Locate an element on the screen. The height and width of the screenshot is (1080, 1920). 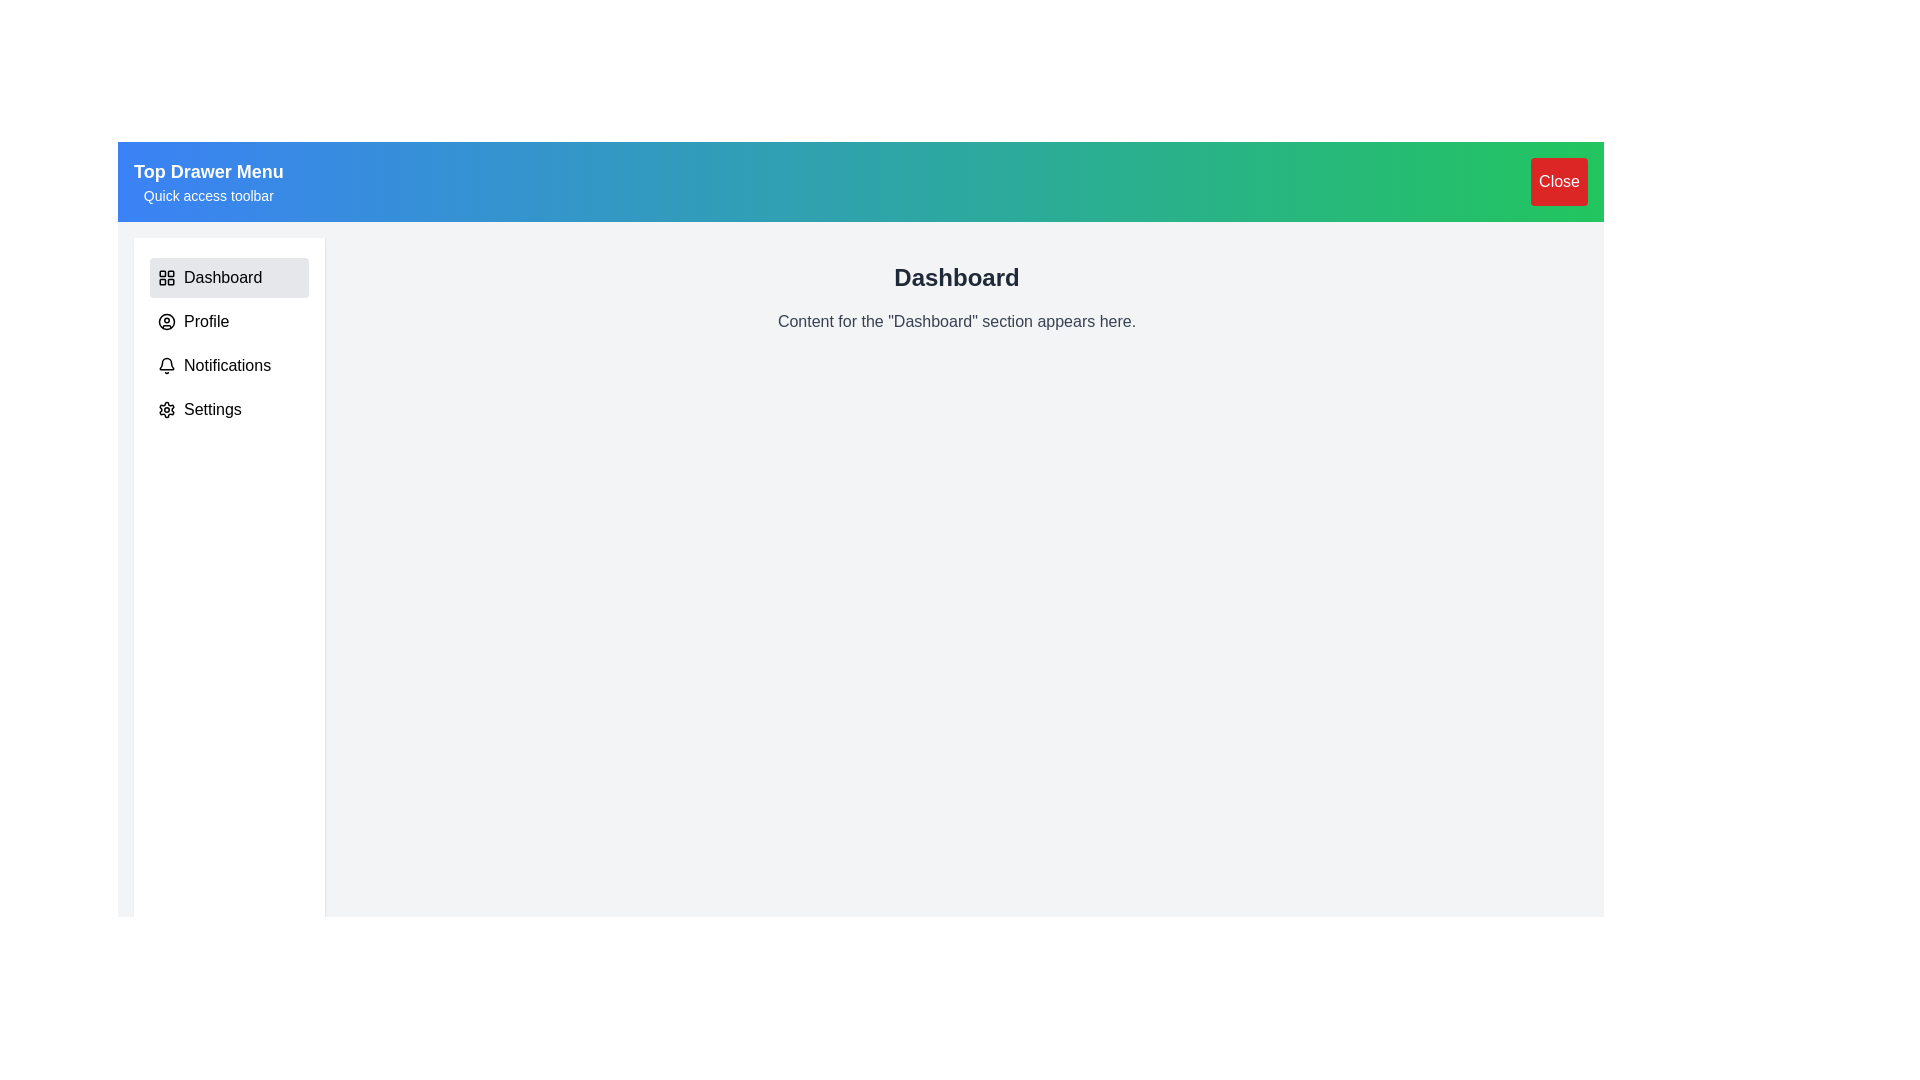
the 'Close' button to close the top drawer menu is located at coordinates (1558, 181).